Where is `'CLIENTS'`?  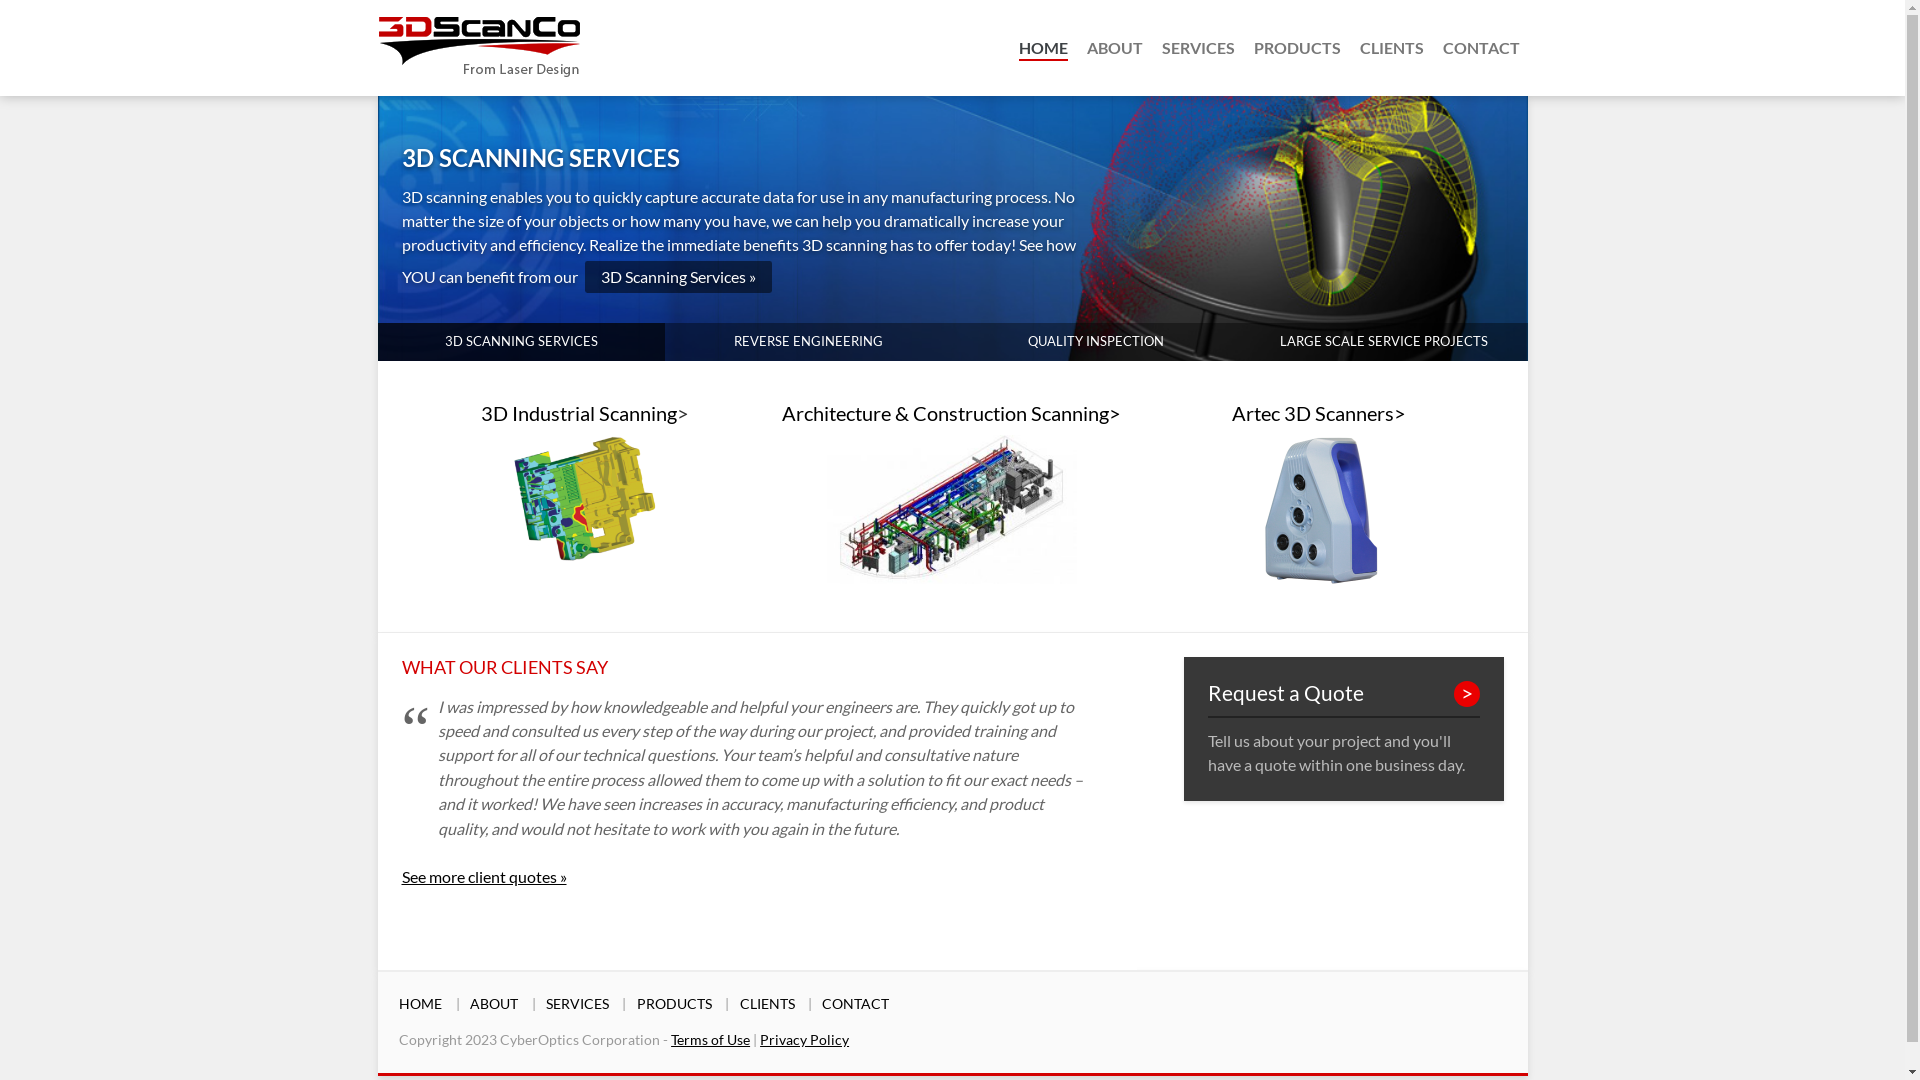 'CLIENTS' is located at coordinates (1391, 46).